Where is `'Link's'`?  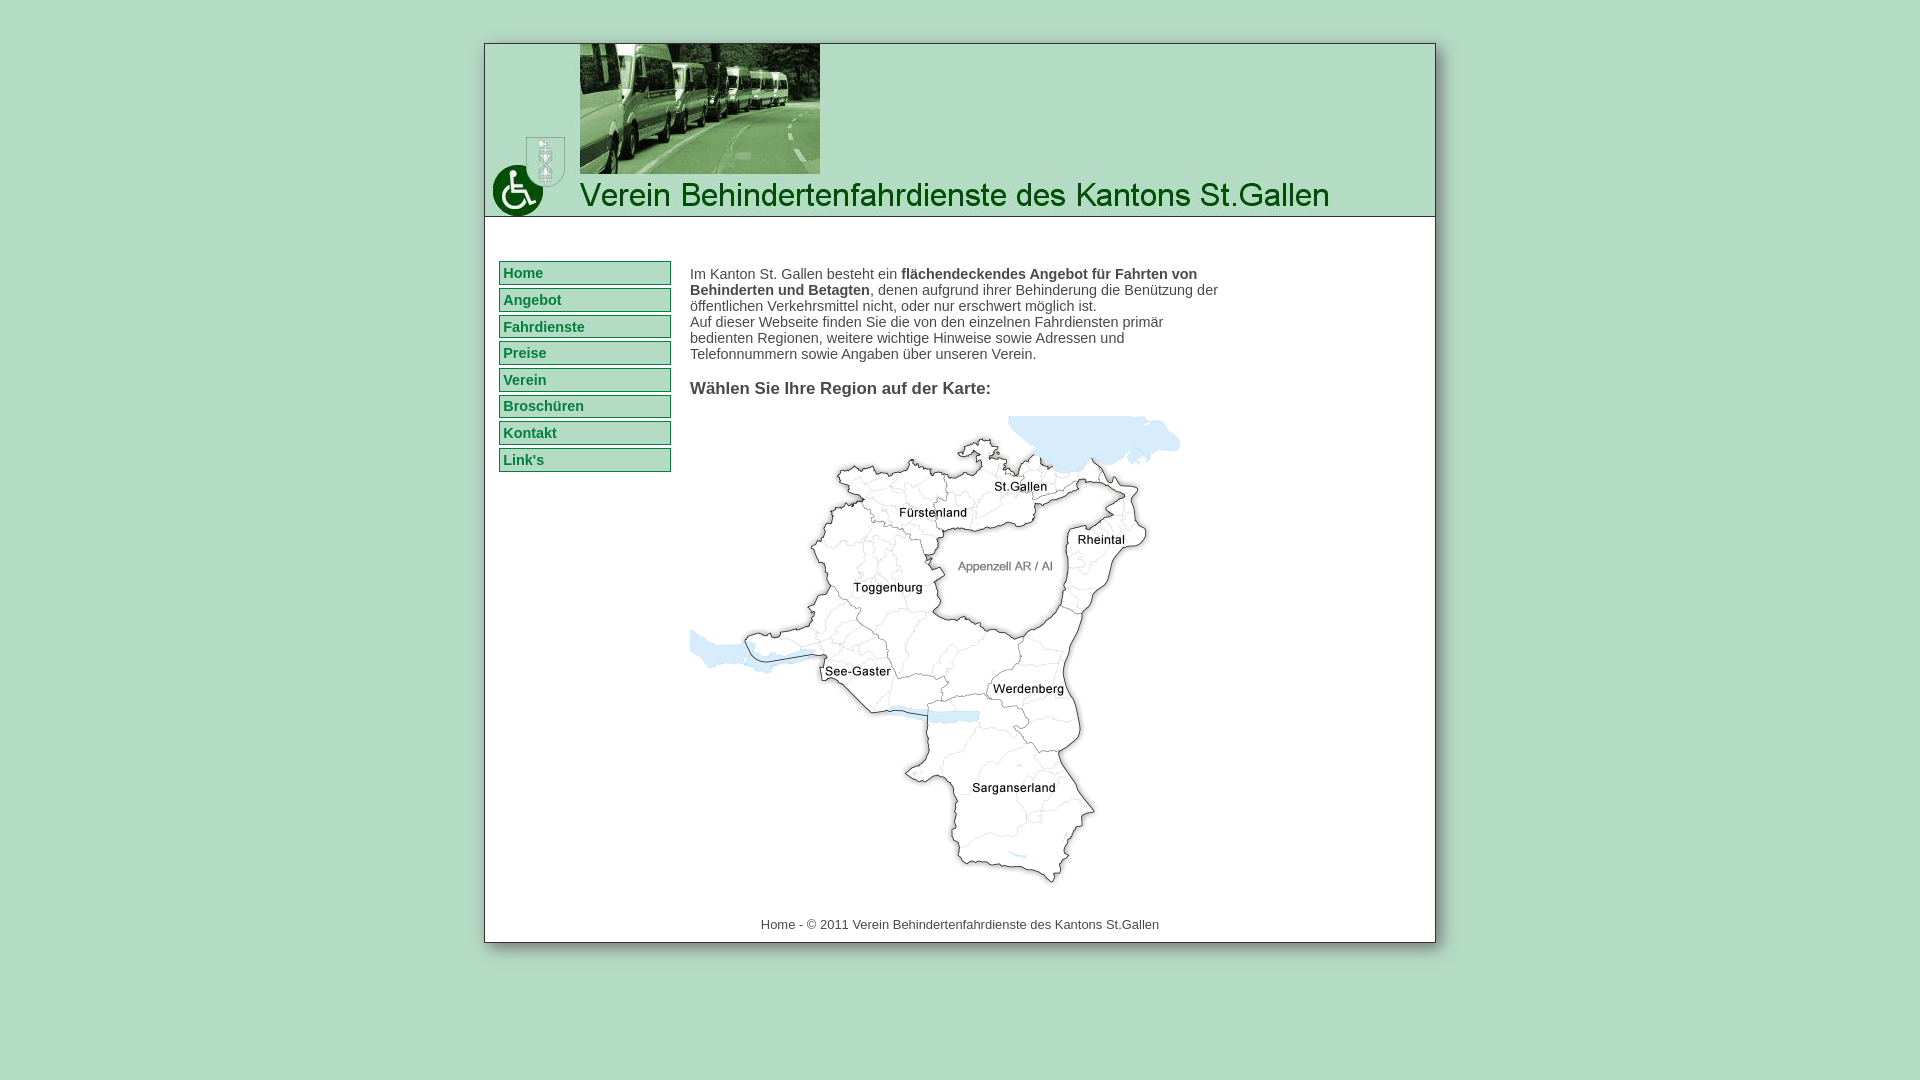
'Link's' is located at coordinates (583, 459).